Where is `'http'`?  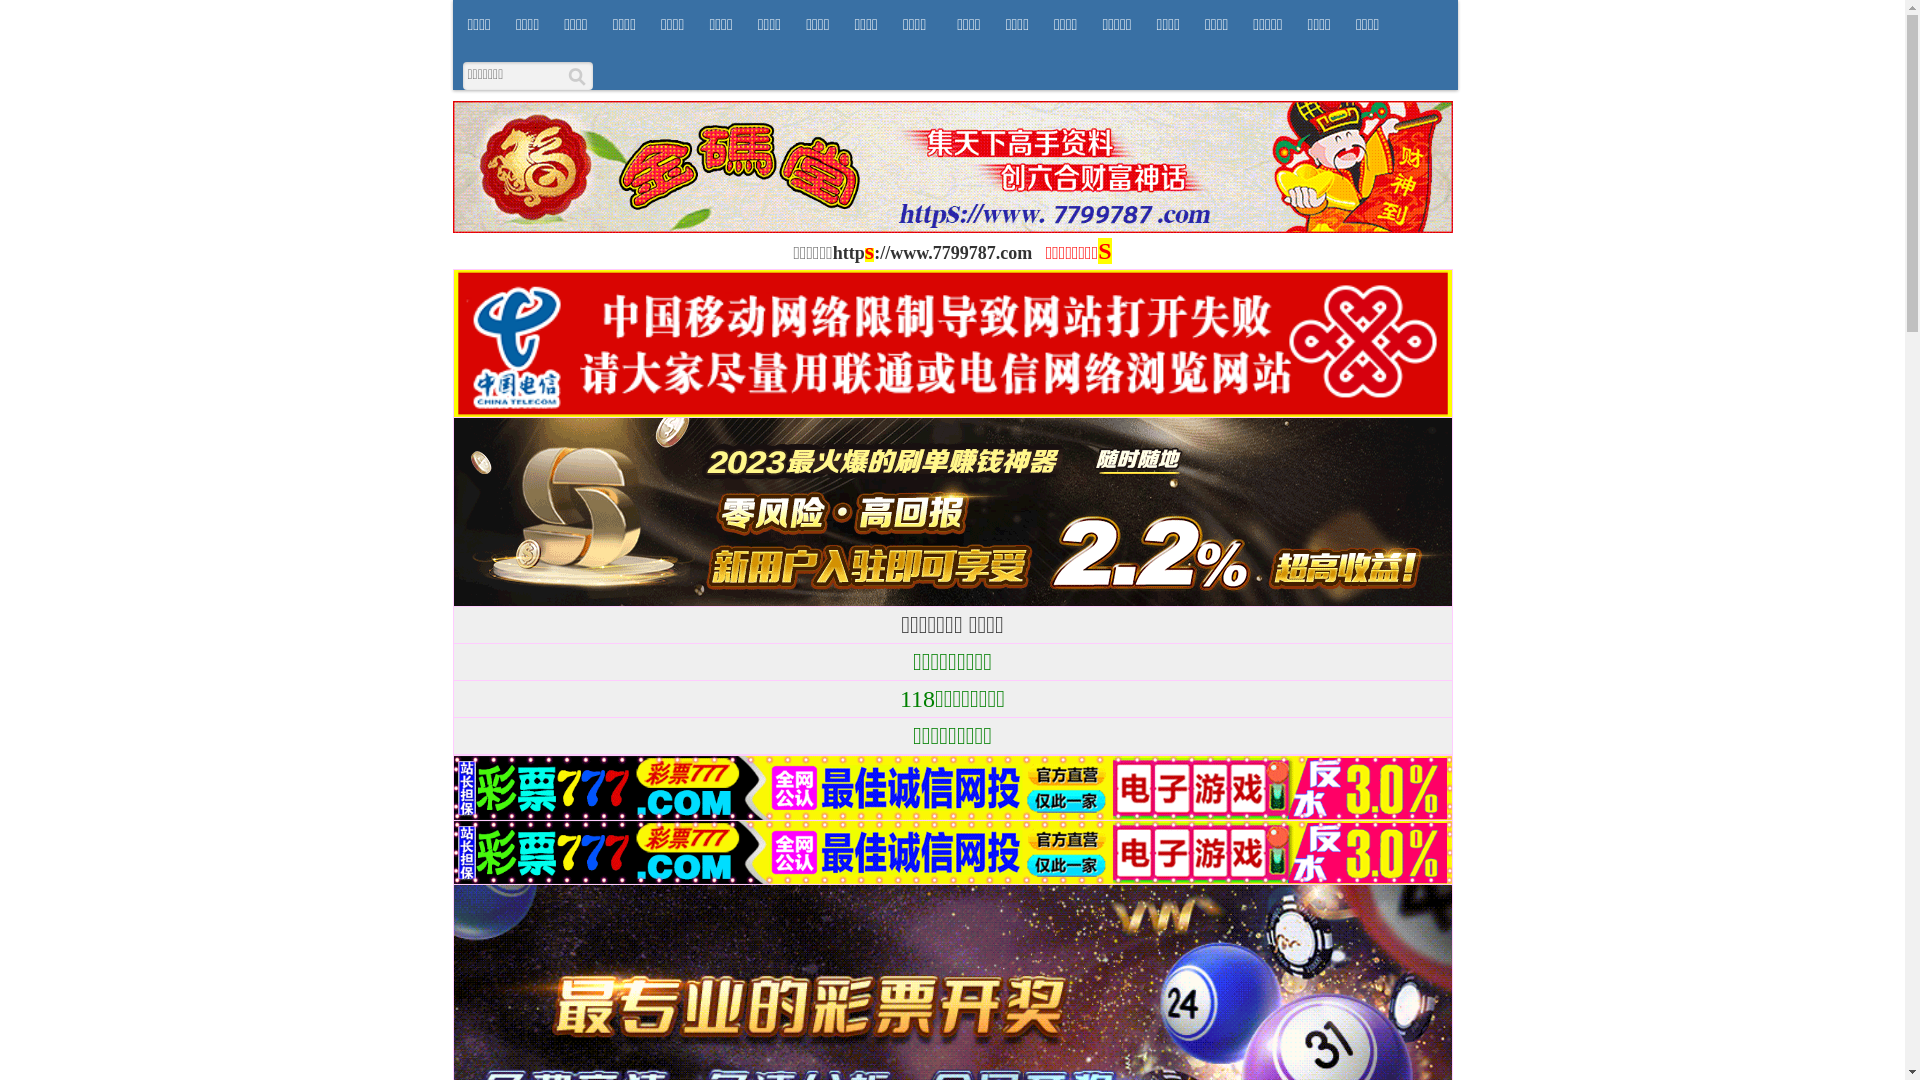
'http' is located at coordinates (849, 252).